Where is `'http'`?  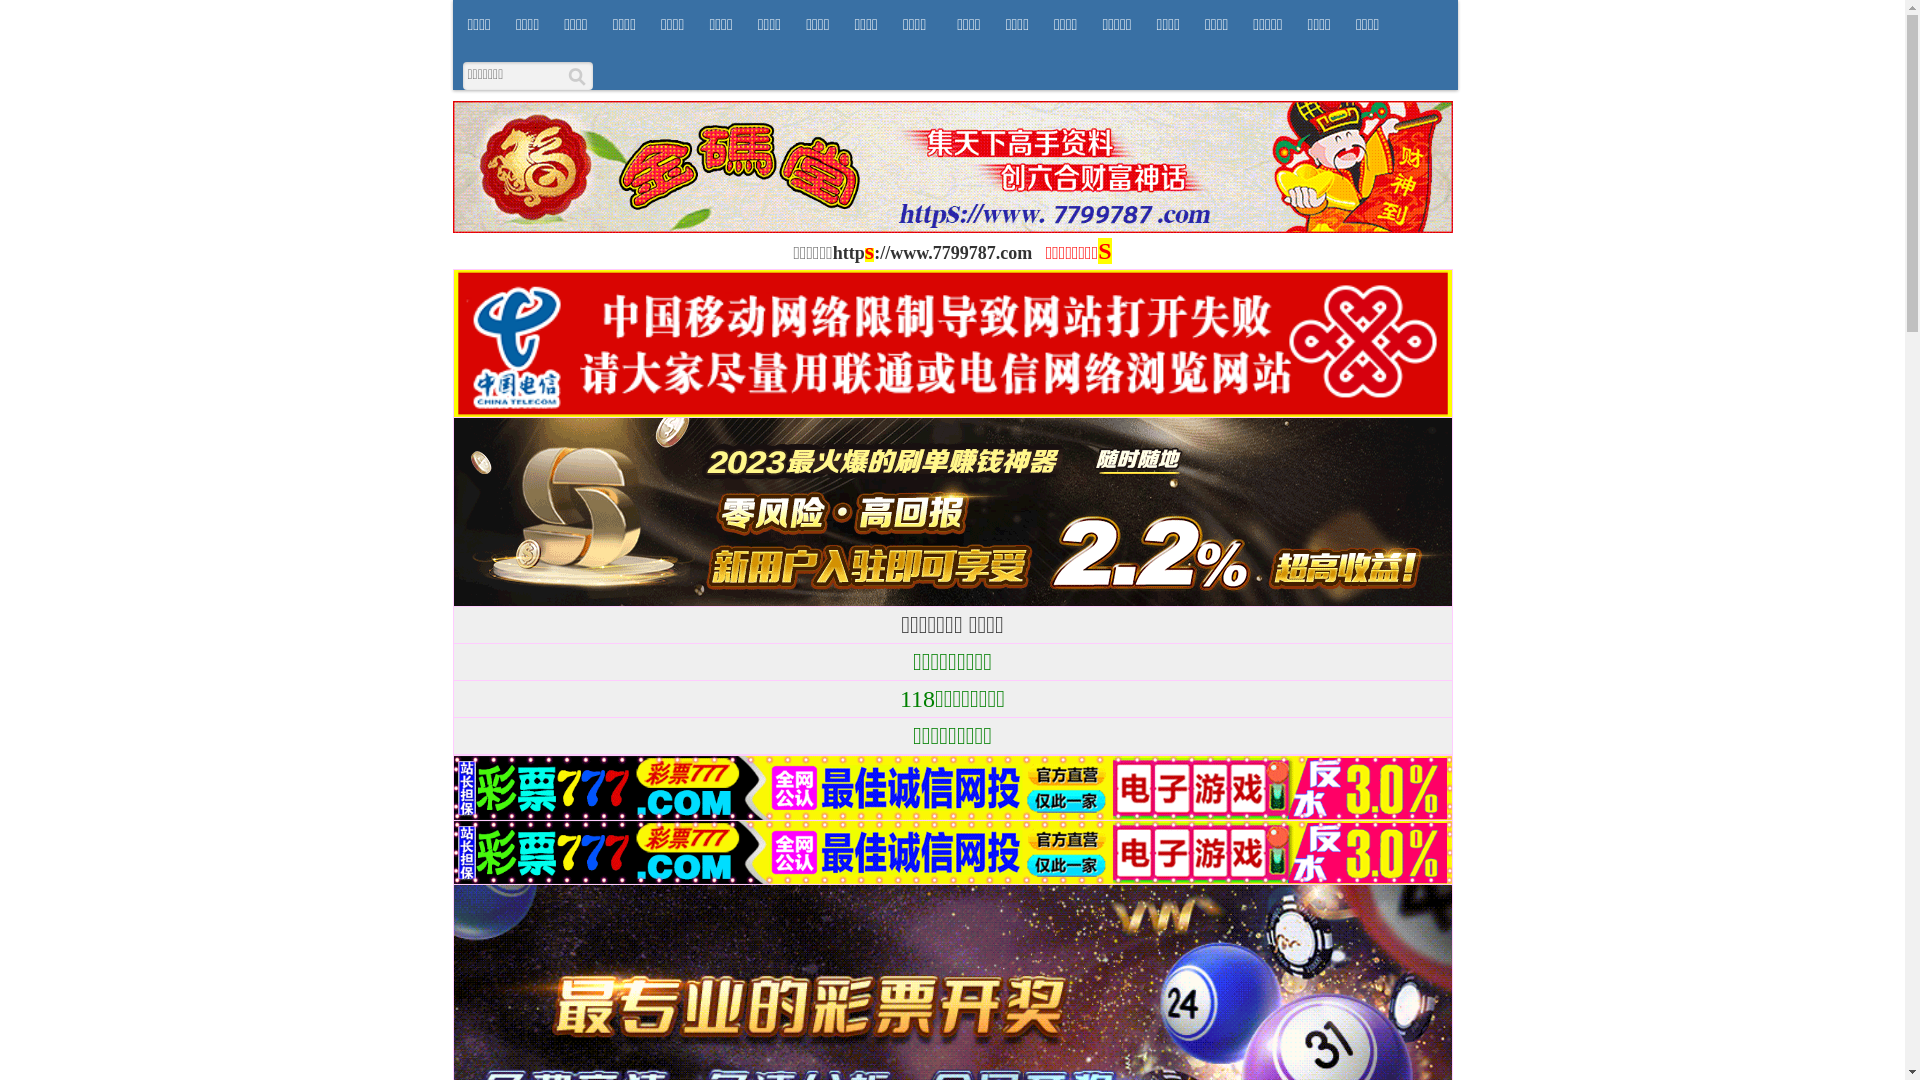
'http' is located at coordinates (849, 252).